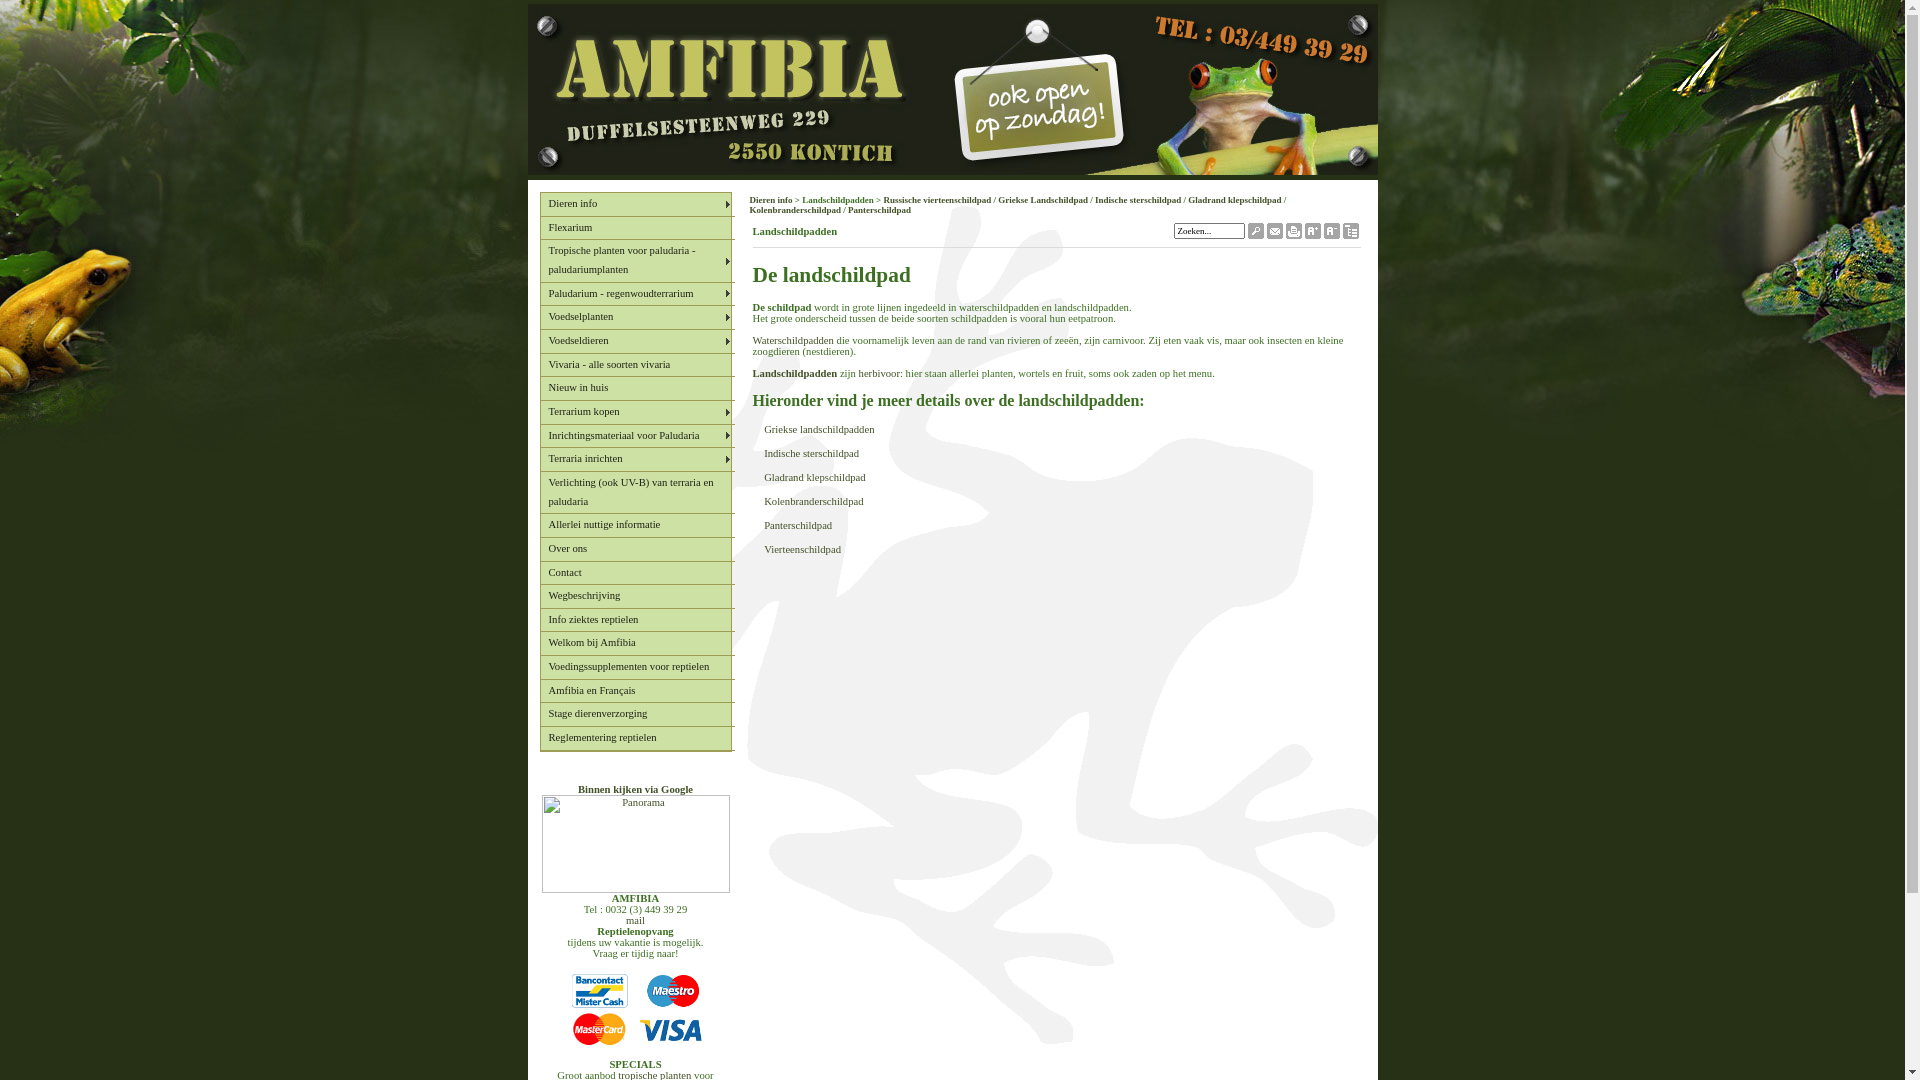  Describe the element at coordinates (802, 549) in the screenshot. I see `'Vierteenschildpad'` at that location.